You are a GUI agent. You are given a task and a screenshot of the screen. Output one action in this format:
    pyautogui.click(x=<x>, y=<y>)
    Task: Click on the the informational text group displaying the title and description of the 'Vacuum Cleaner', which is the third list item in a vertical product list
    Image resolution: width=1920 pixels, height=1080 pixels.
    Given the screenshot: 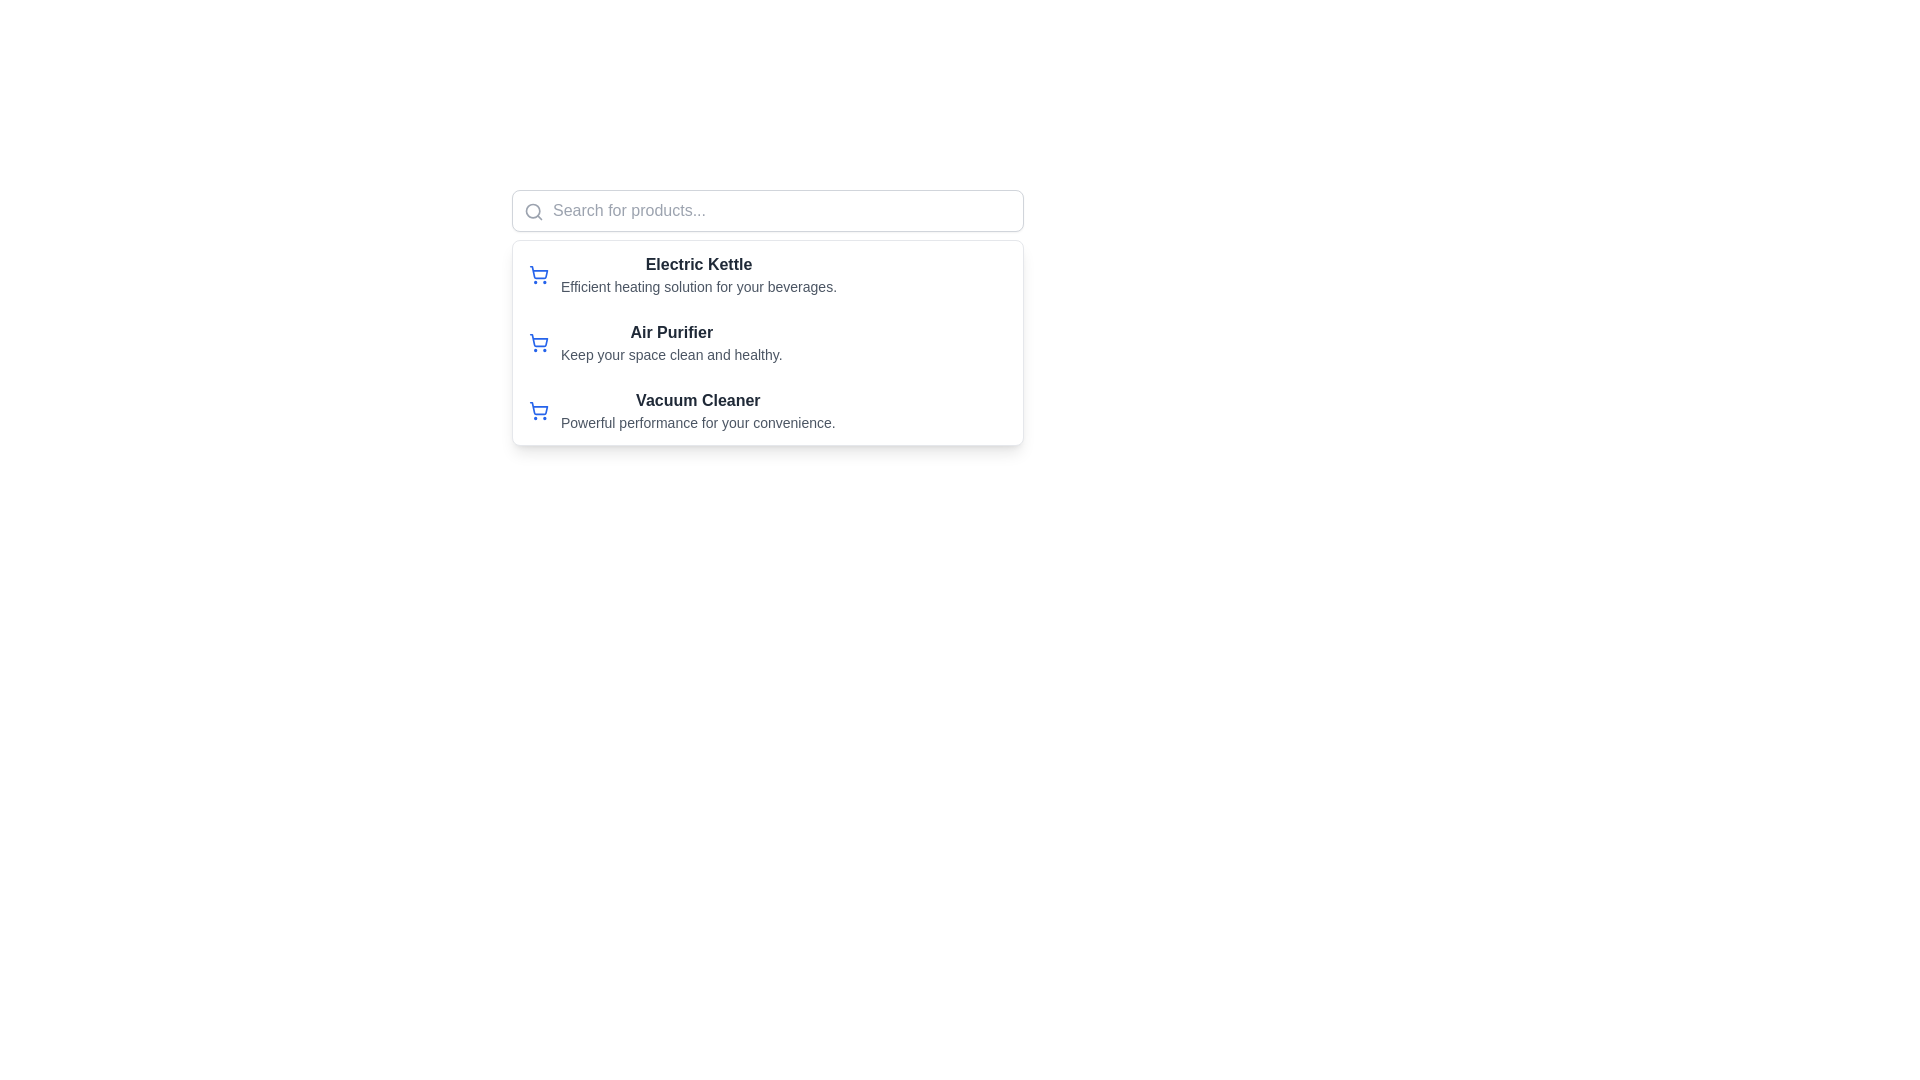 What is the action you would take?
    pyautogui.click(x=698, y=410)
    